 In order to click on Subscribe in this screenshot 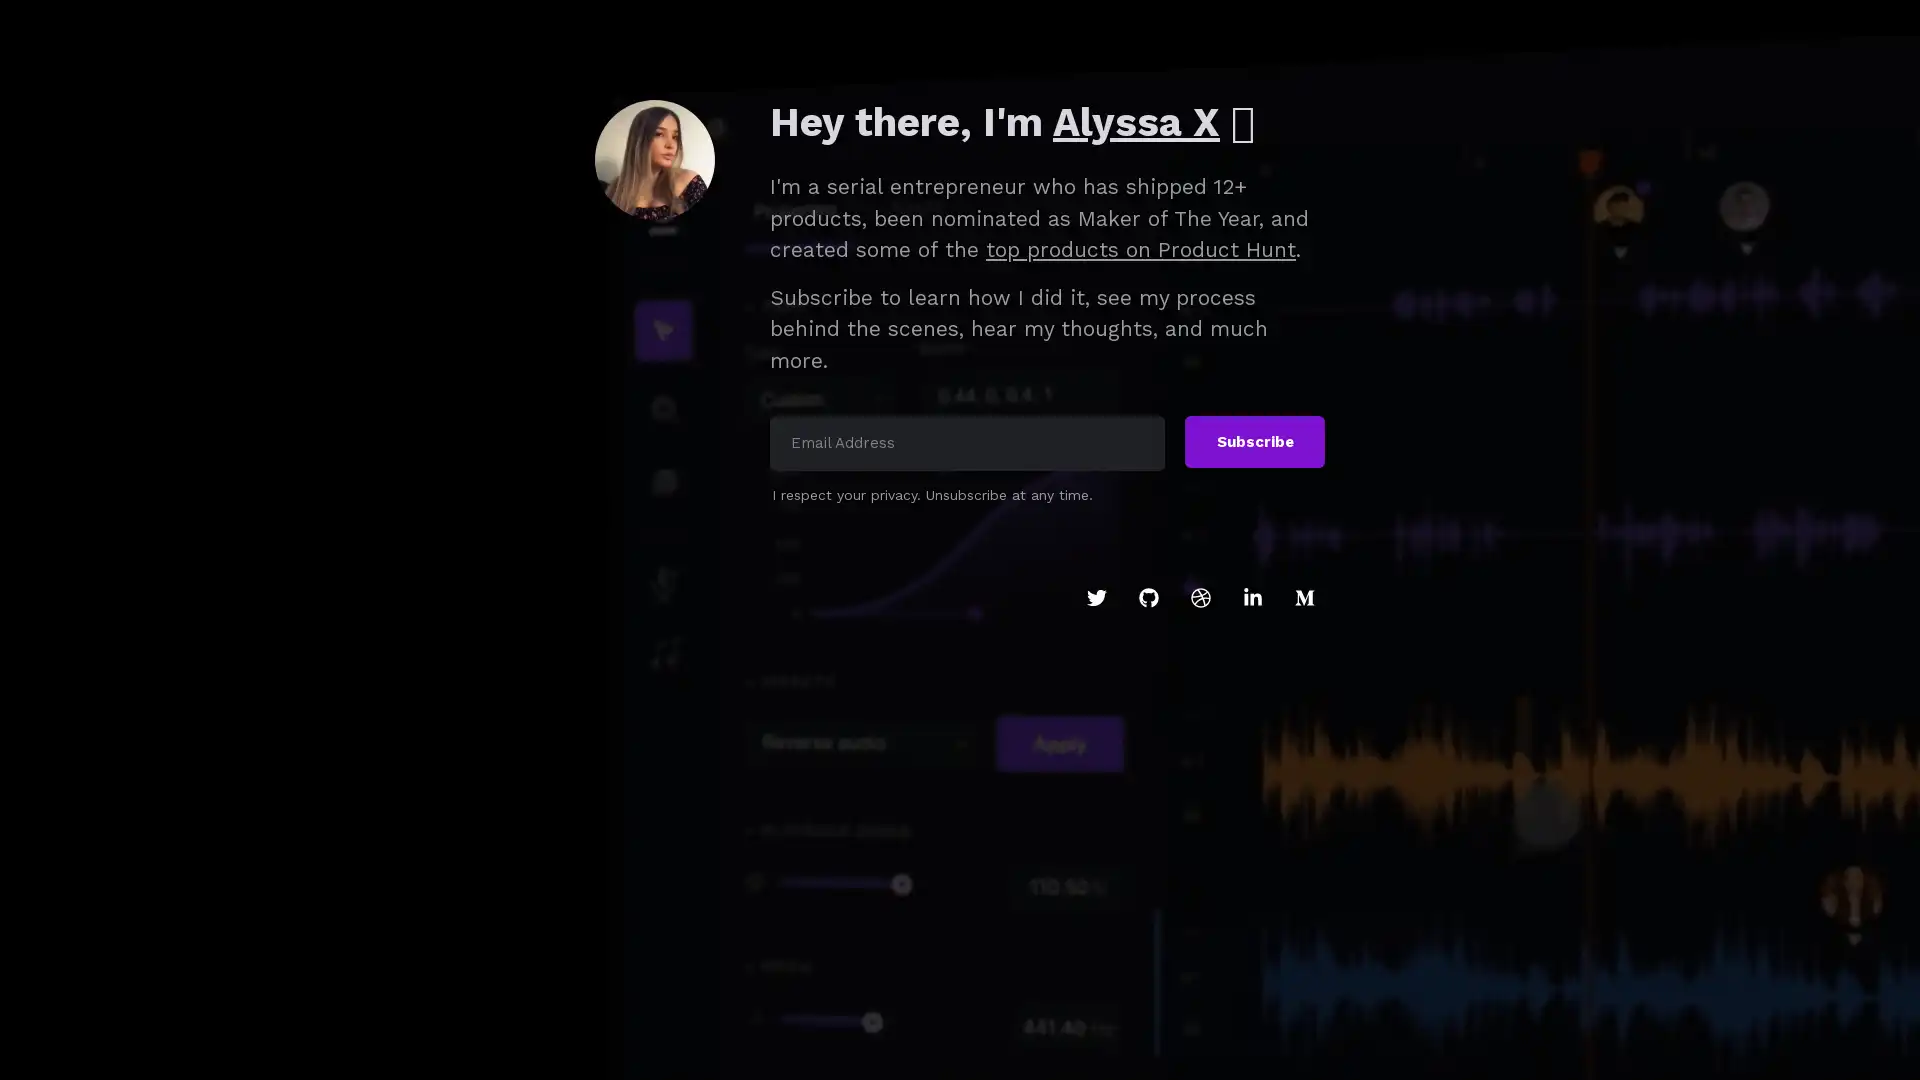, I will do `click(1253, 441)`.